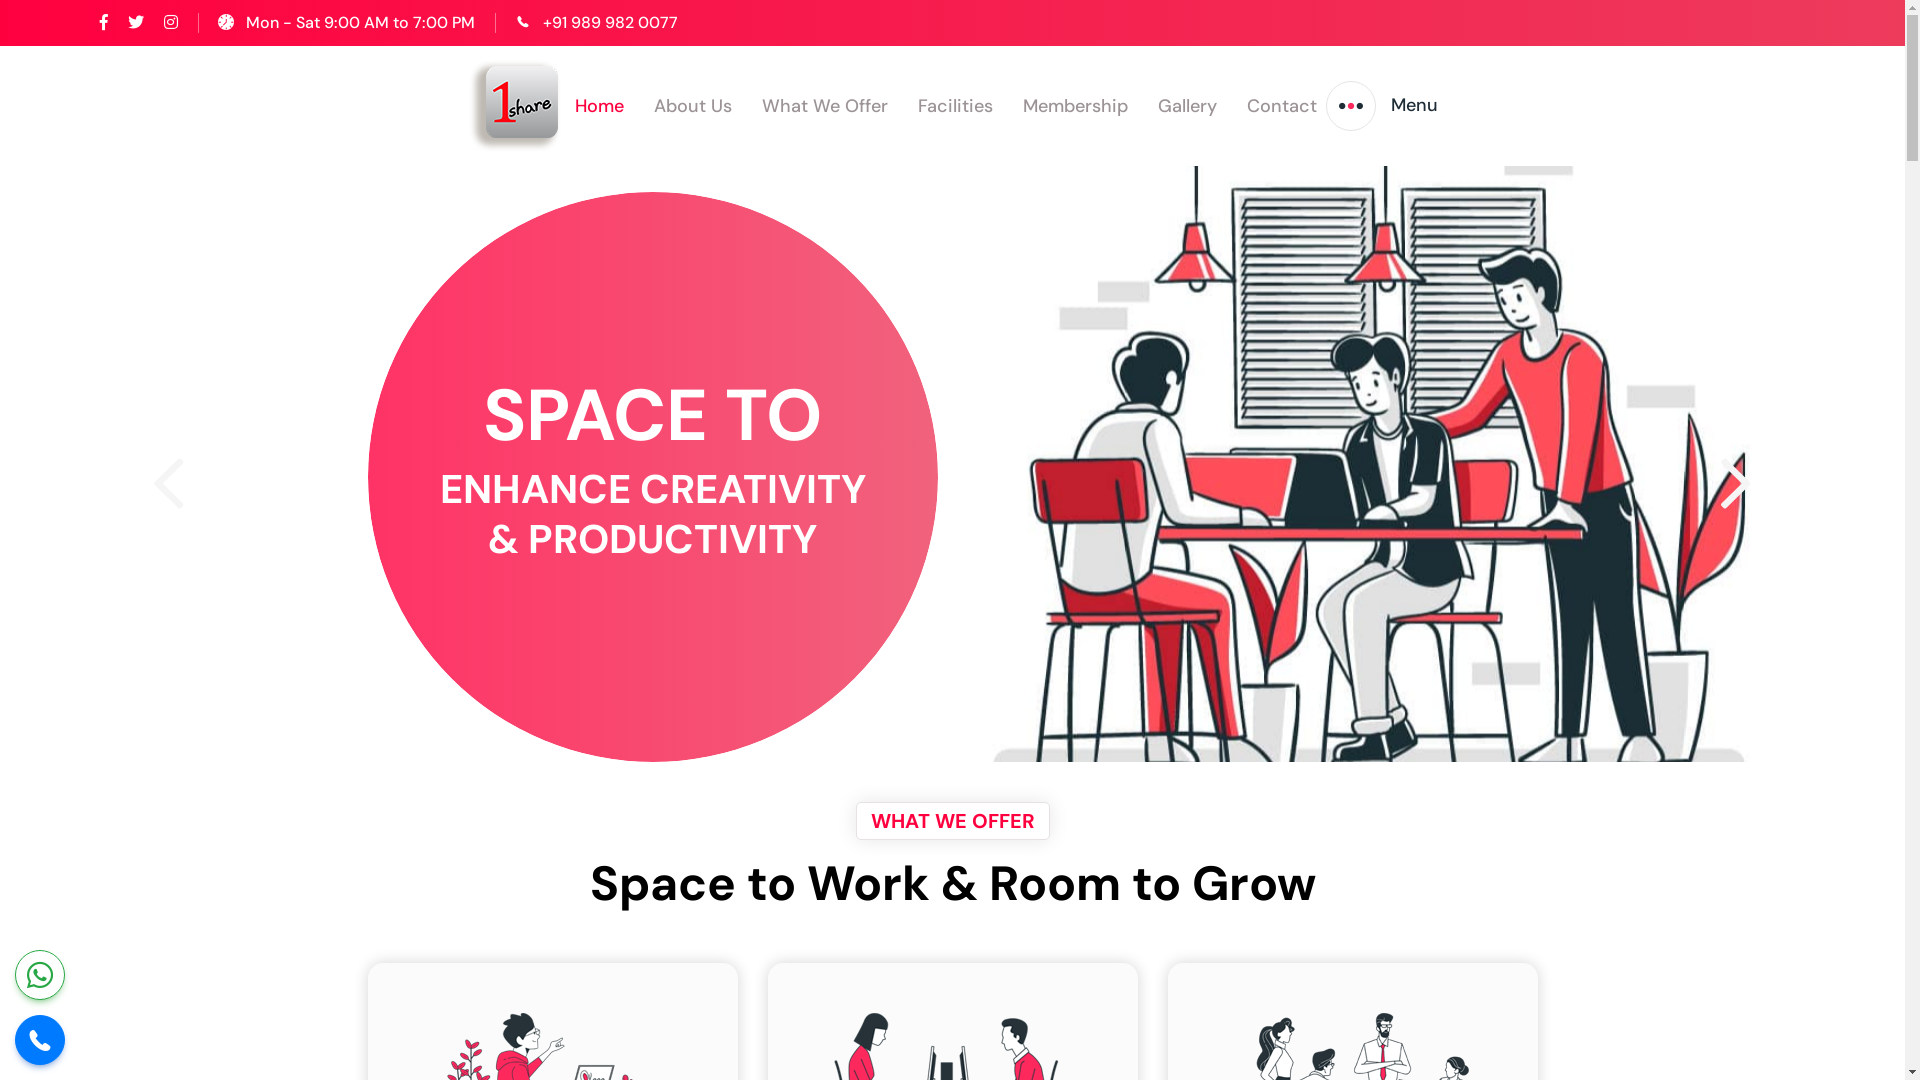  I want to click on 'About Us', so click(692, 105).